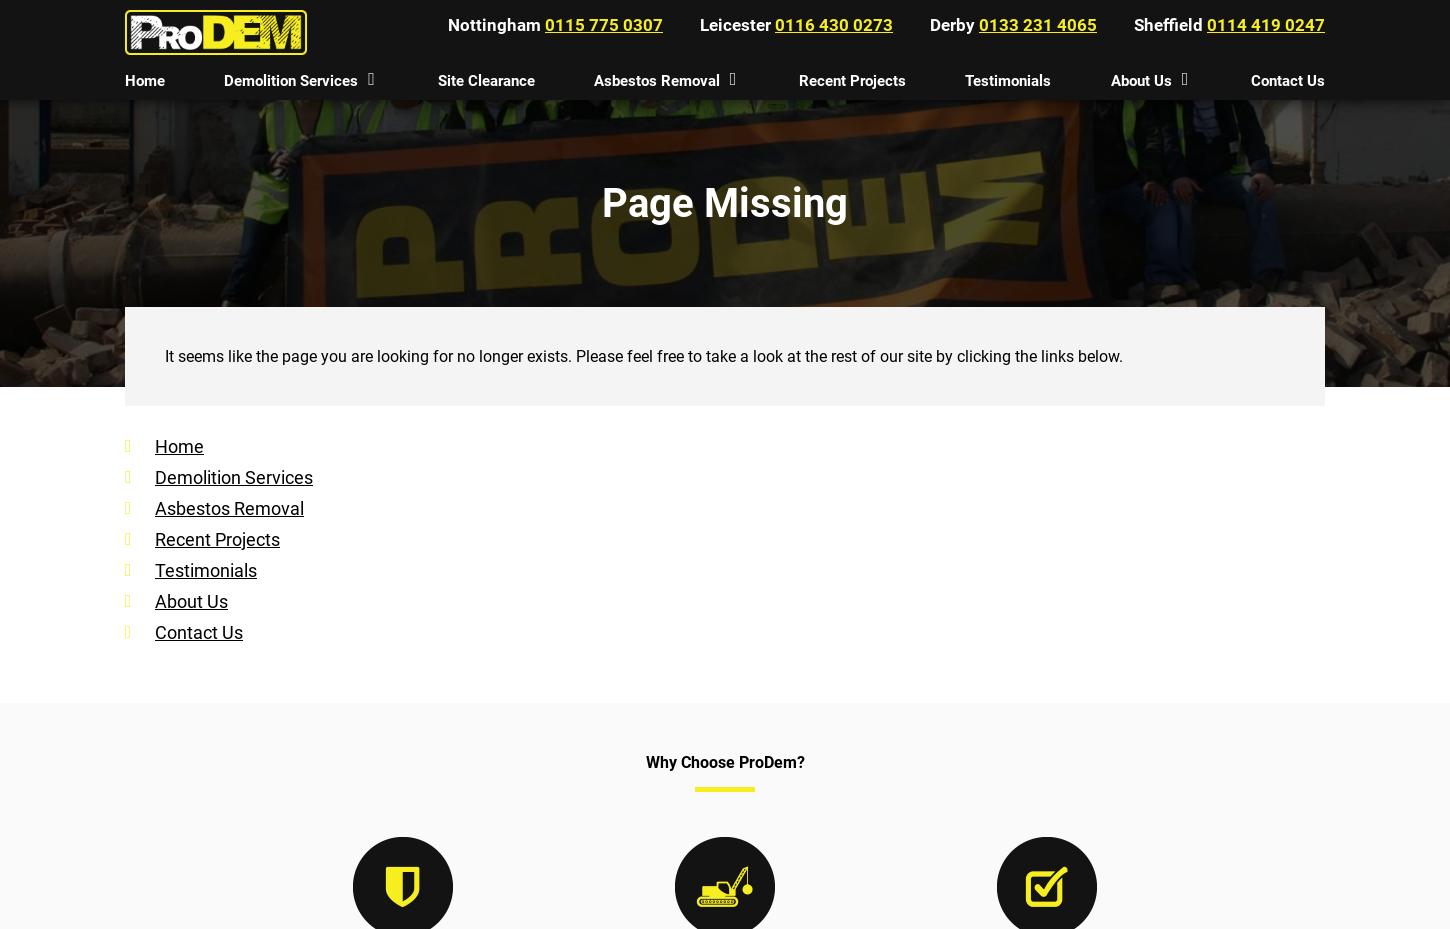 This screenshot has width=1450, height=929. I want to click on 'Sheffield', so click(1133, 23).